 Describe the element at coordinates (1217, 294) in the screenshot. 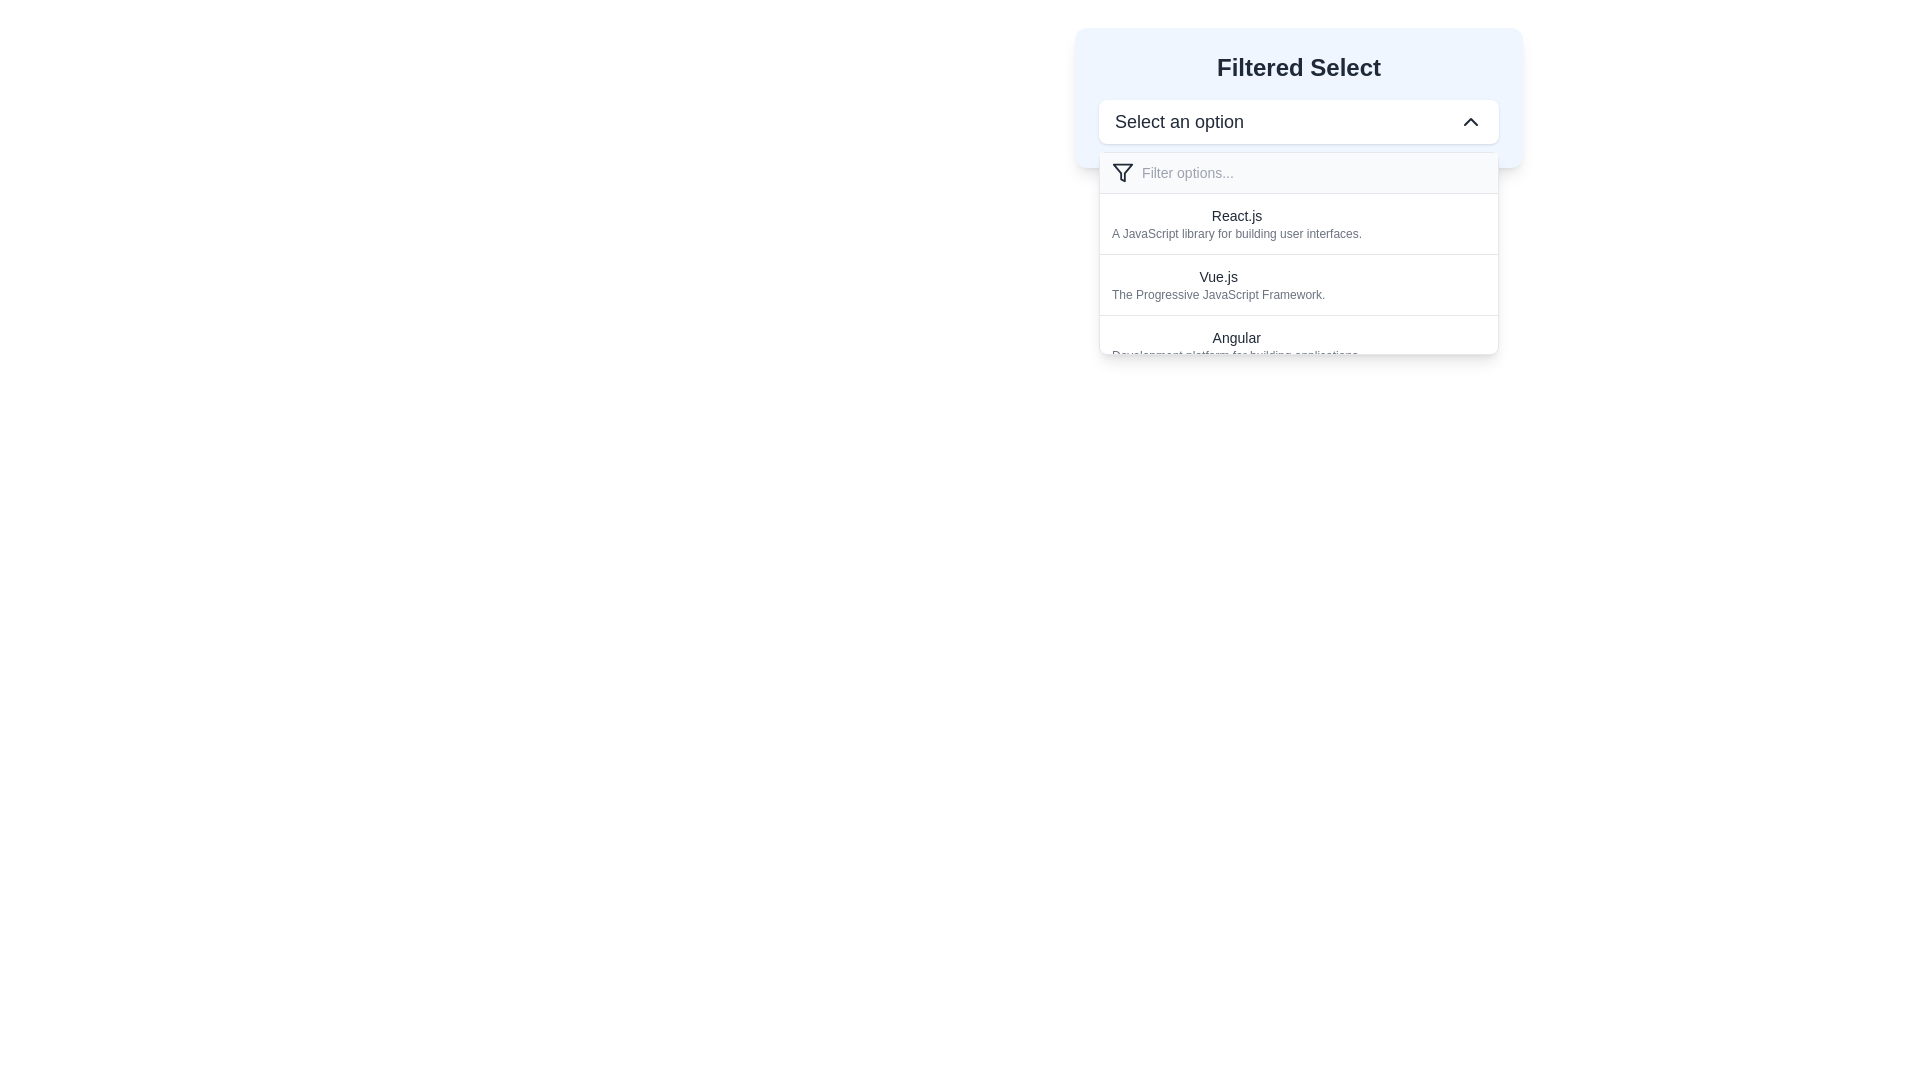

I see `the descriptive Text label positioned directly beneath the 'Vue.js' text in the dropdown menu of the filter selection component` at that location.